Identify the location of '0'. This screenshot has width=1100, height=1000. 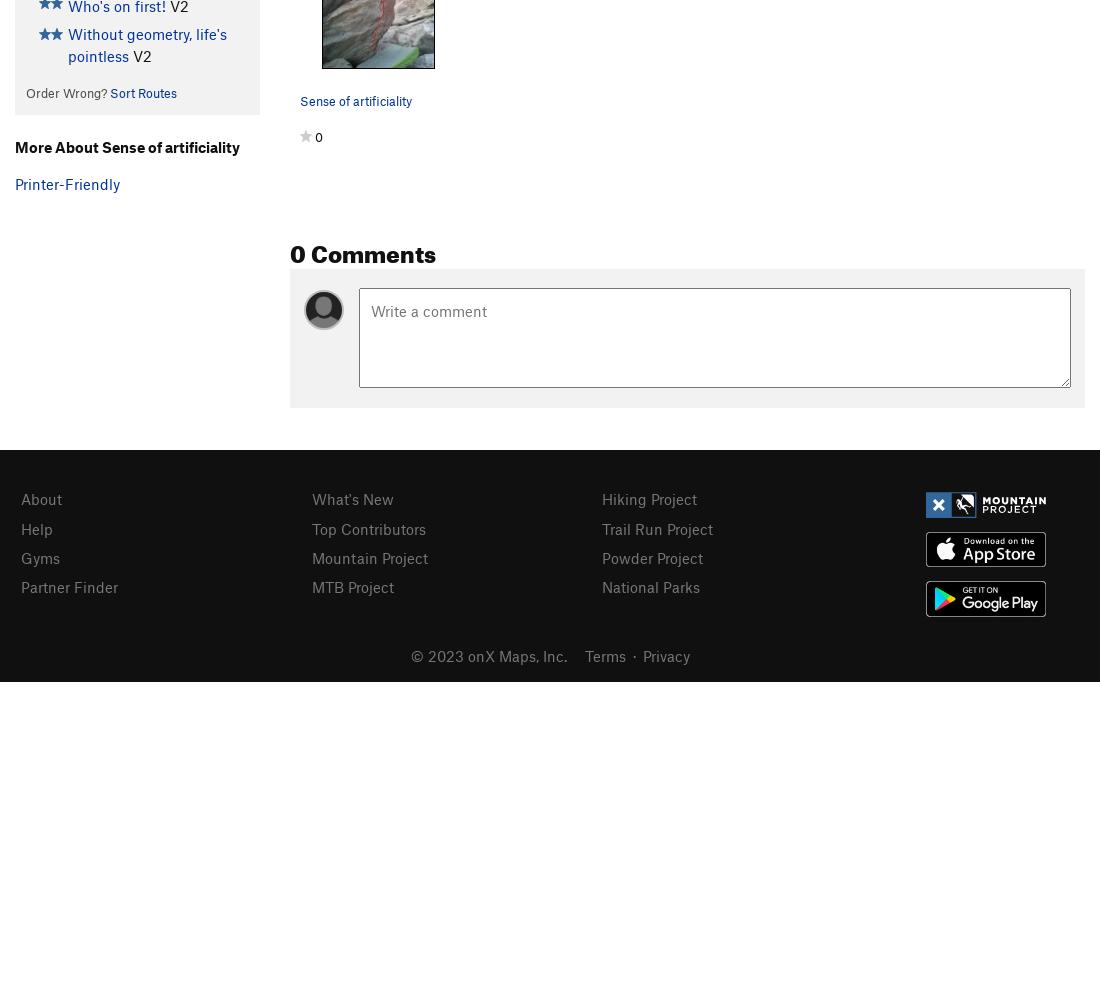
(318, 137).